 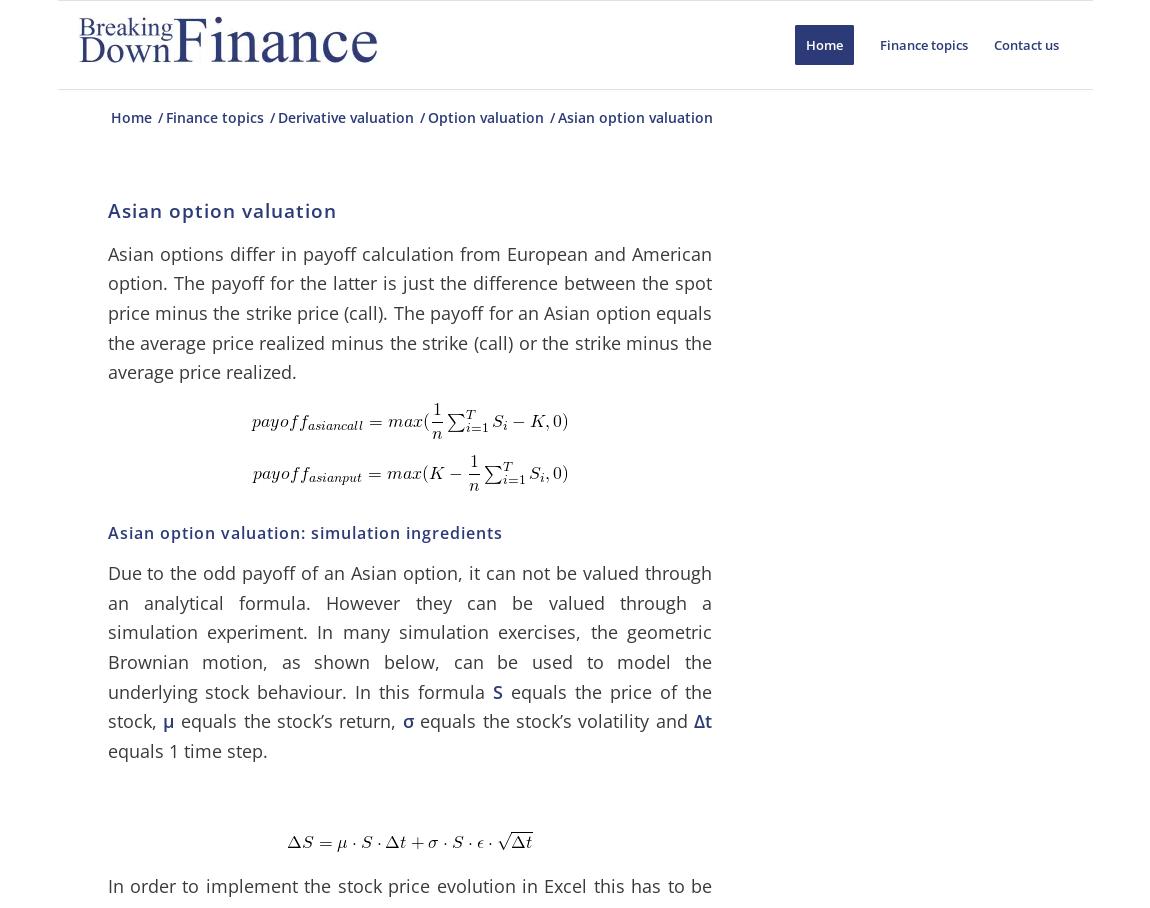 I want to click on 'Due to the odd payoff of an Asian option, it can not be valued through an analytical formula. However they can be valued through a simulation experiment. In many simulation exercises, the geometric Brownian motion, as shown below, can be used to model the underlying stock behaviour. In this formula', so click(x=409, y=630).